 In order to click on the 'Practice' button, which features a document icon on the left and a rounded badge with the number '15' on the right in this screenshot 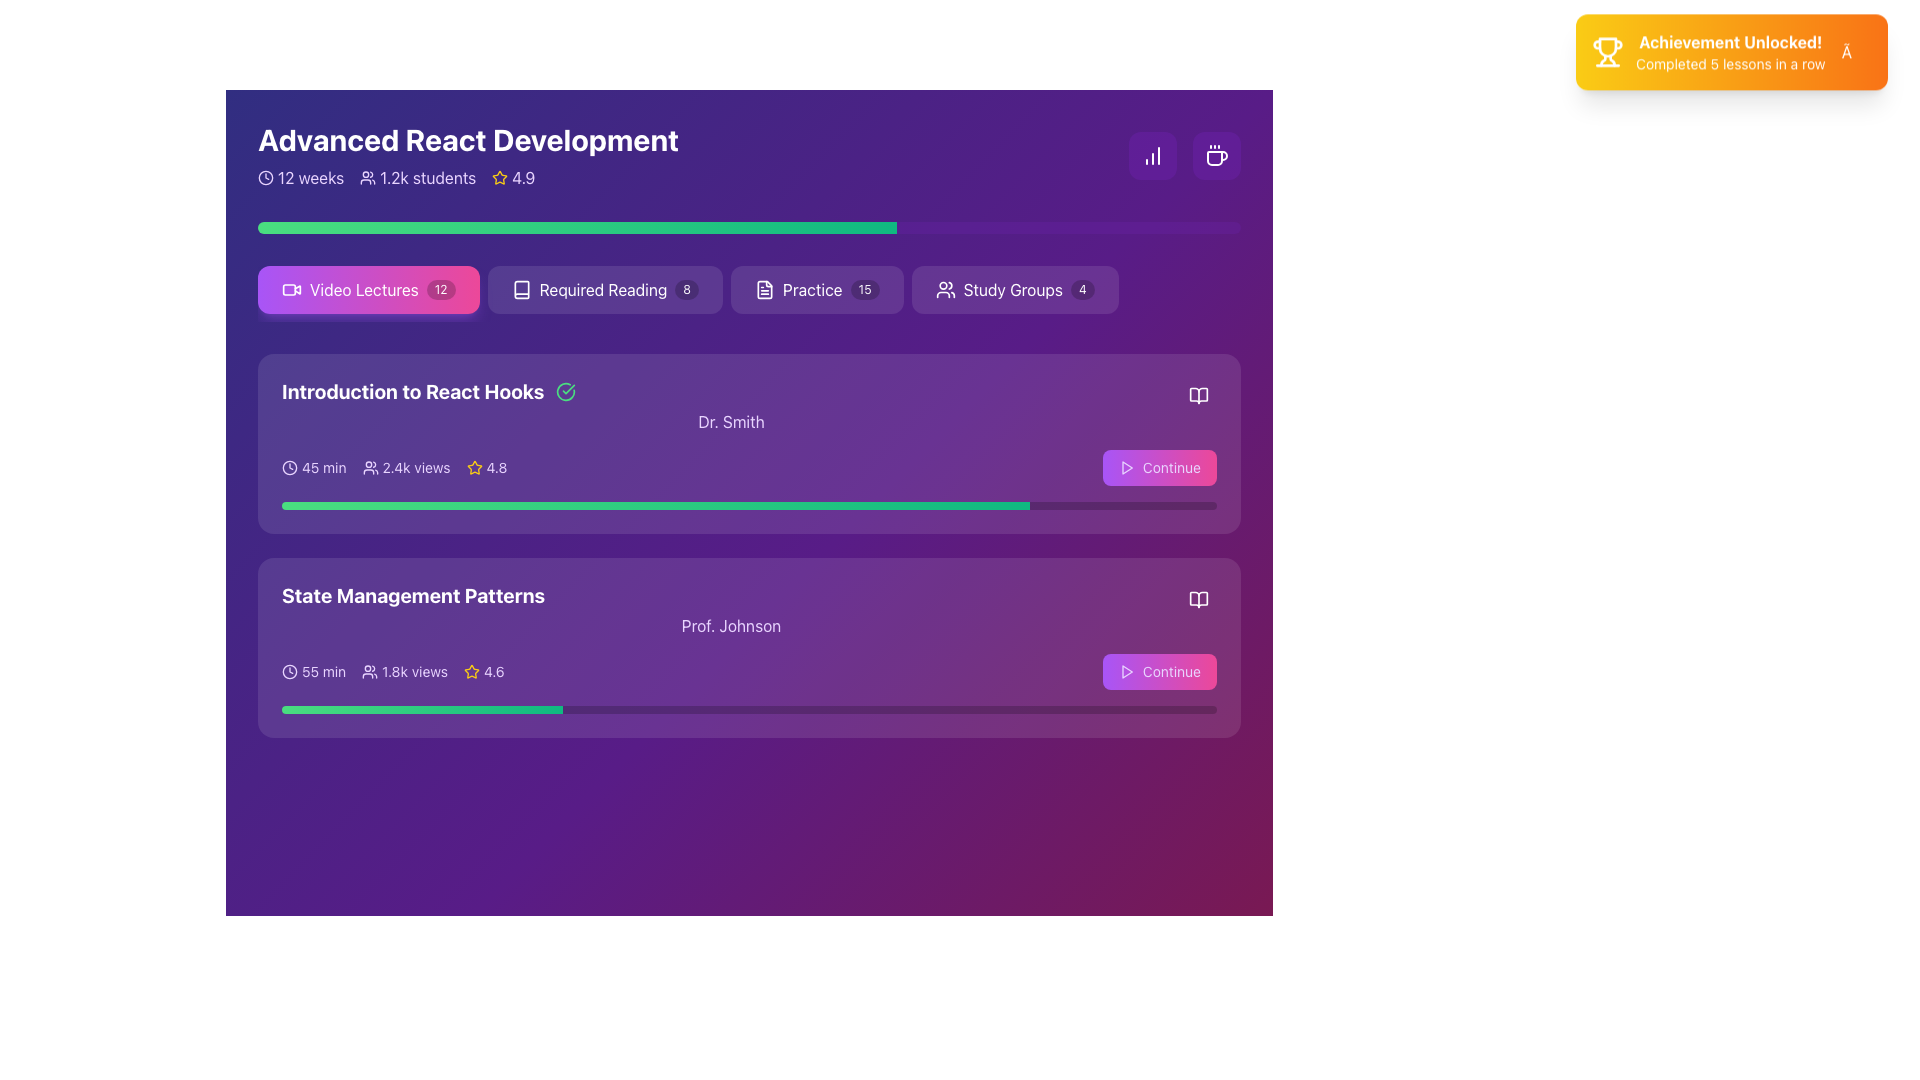, I will do `click(817, 289)`.